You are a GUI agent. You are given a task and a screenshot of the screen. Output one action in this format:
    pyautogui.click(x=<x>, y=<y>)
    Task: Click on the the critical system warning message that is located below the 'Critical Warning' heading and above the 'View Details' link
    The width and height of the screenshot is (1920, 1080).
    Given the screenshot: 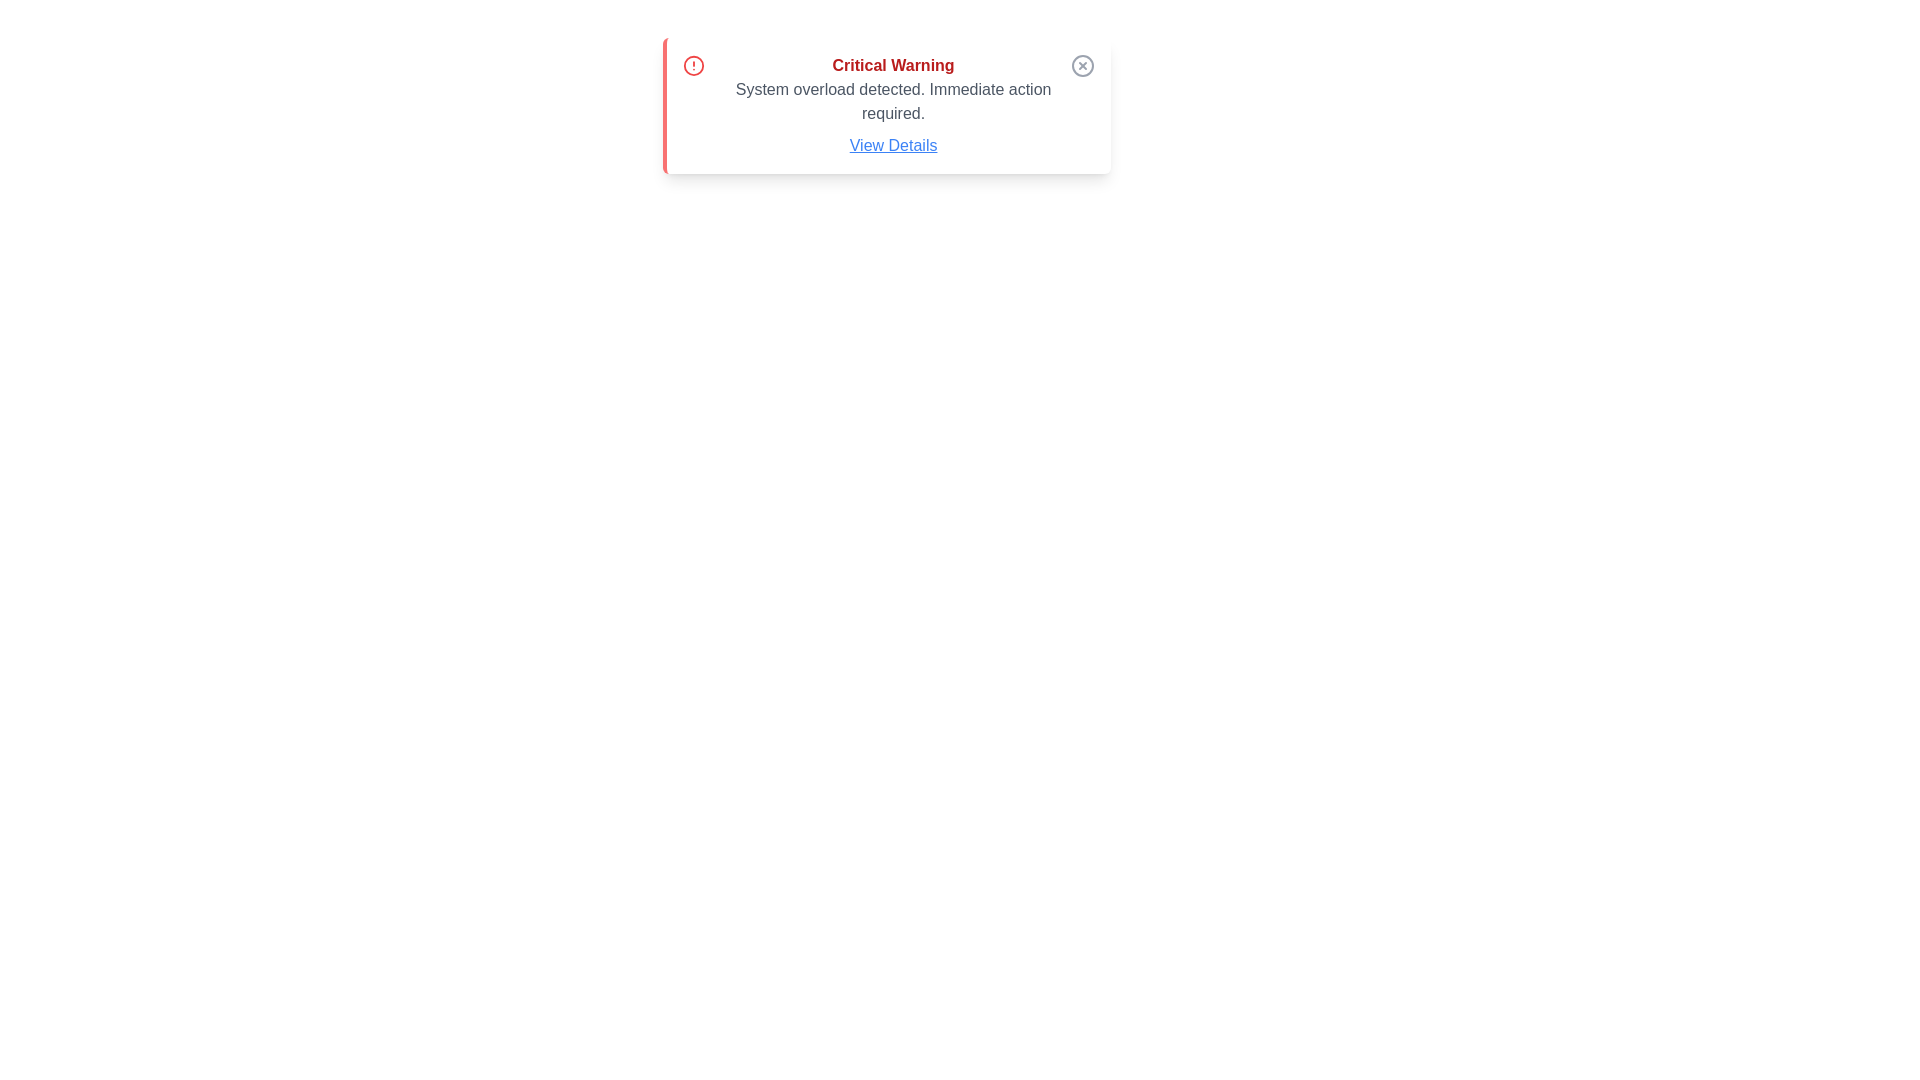 What is the action you would take?
    pyautogui.click(x=892, y=101)
    